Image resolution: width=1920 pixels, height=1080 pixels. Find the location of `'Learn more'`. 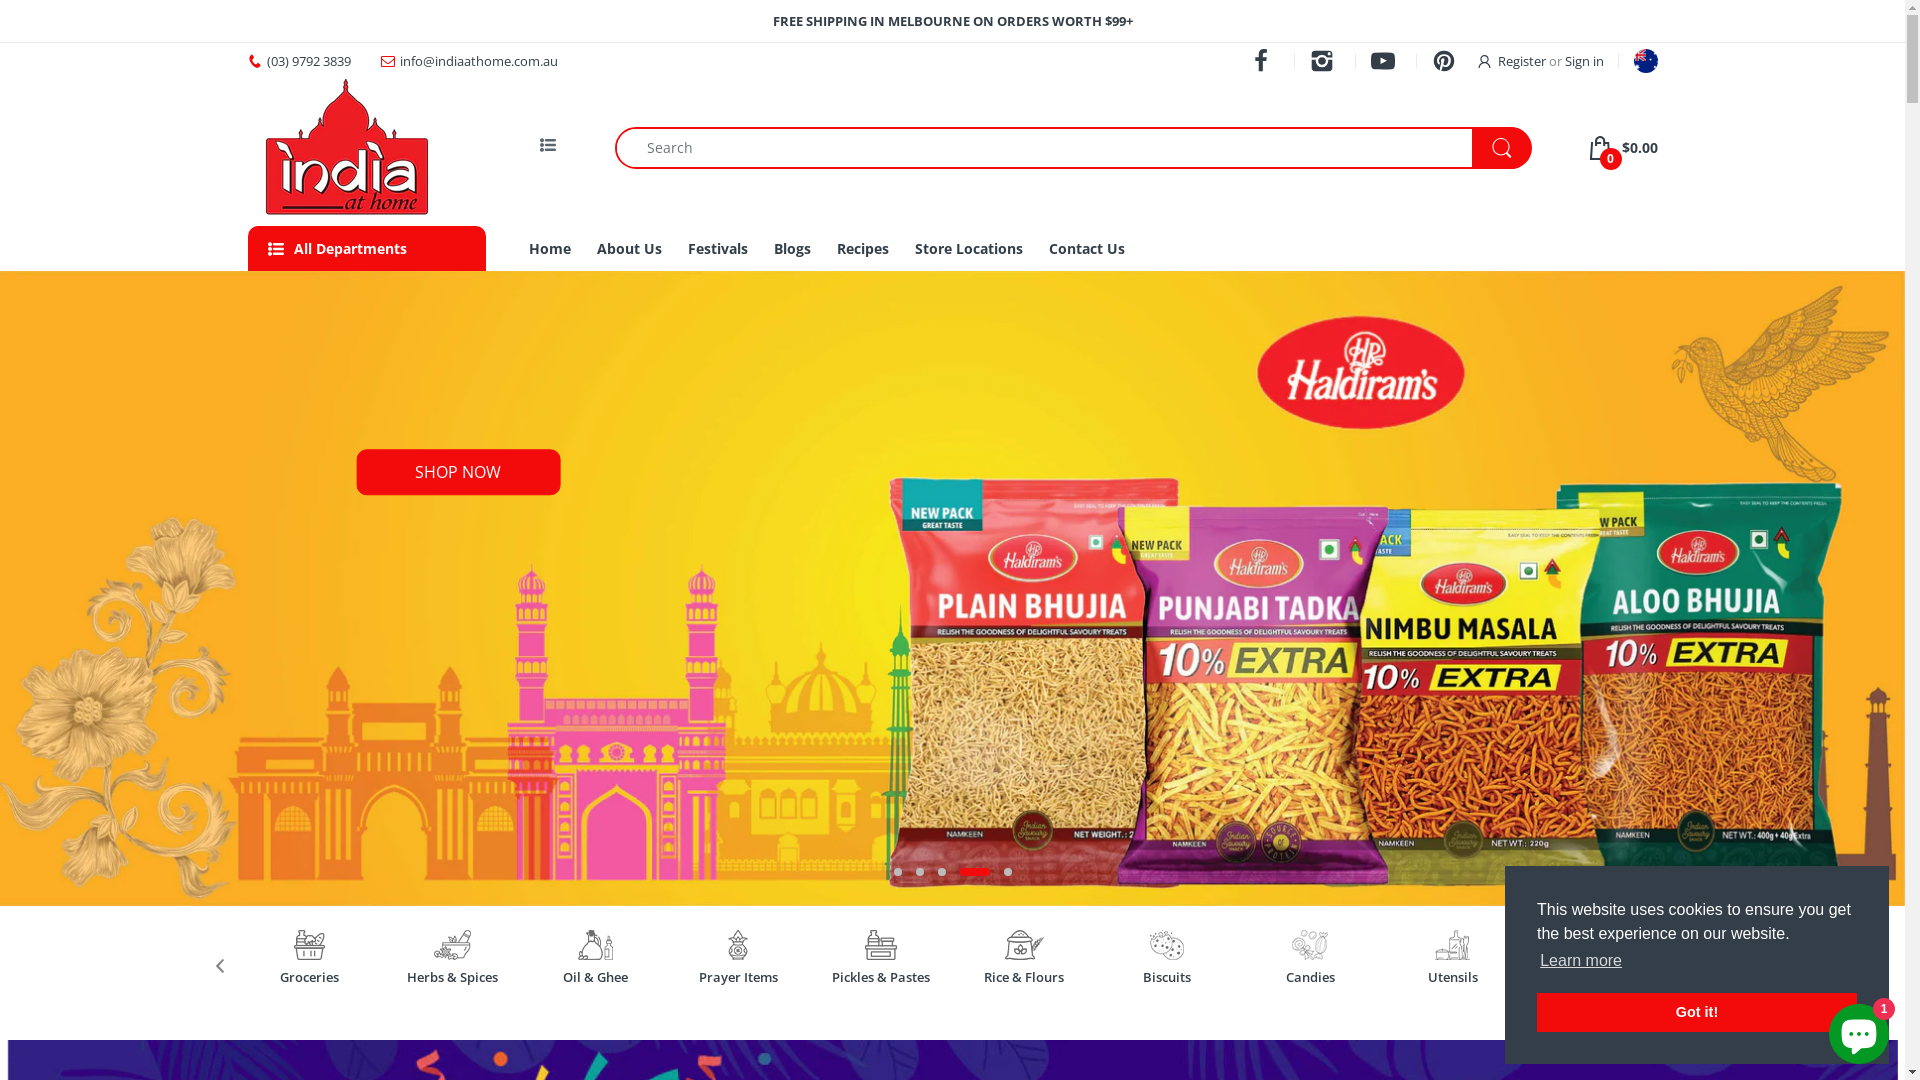

'Learn more' is located at coordinates (1579, 959).